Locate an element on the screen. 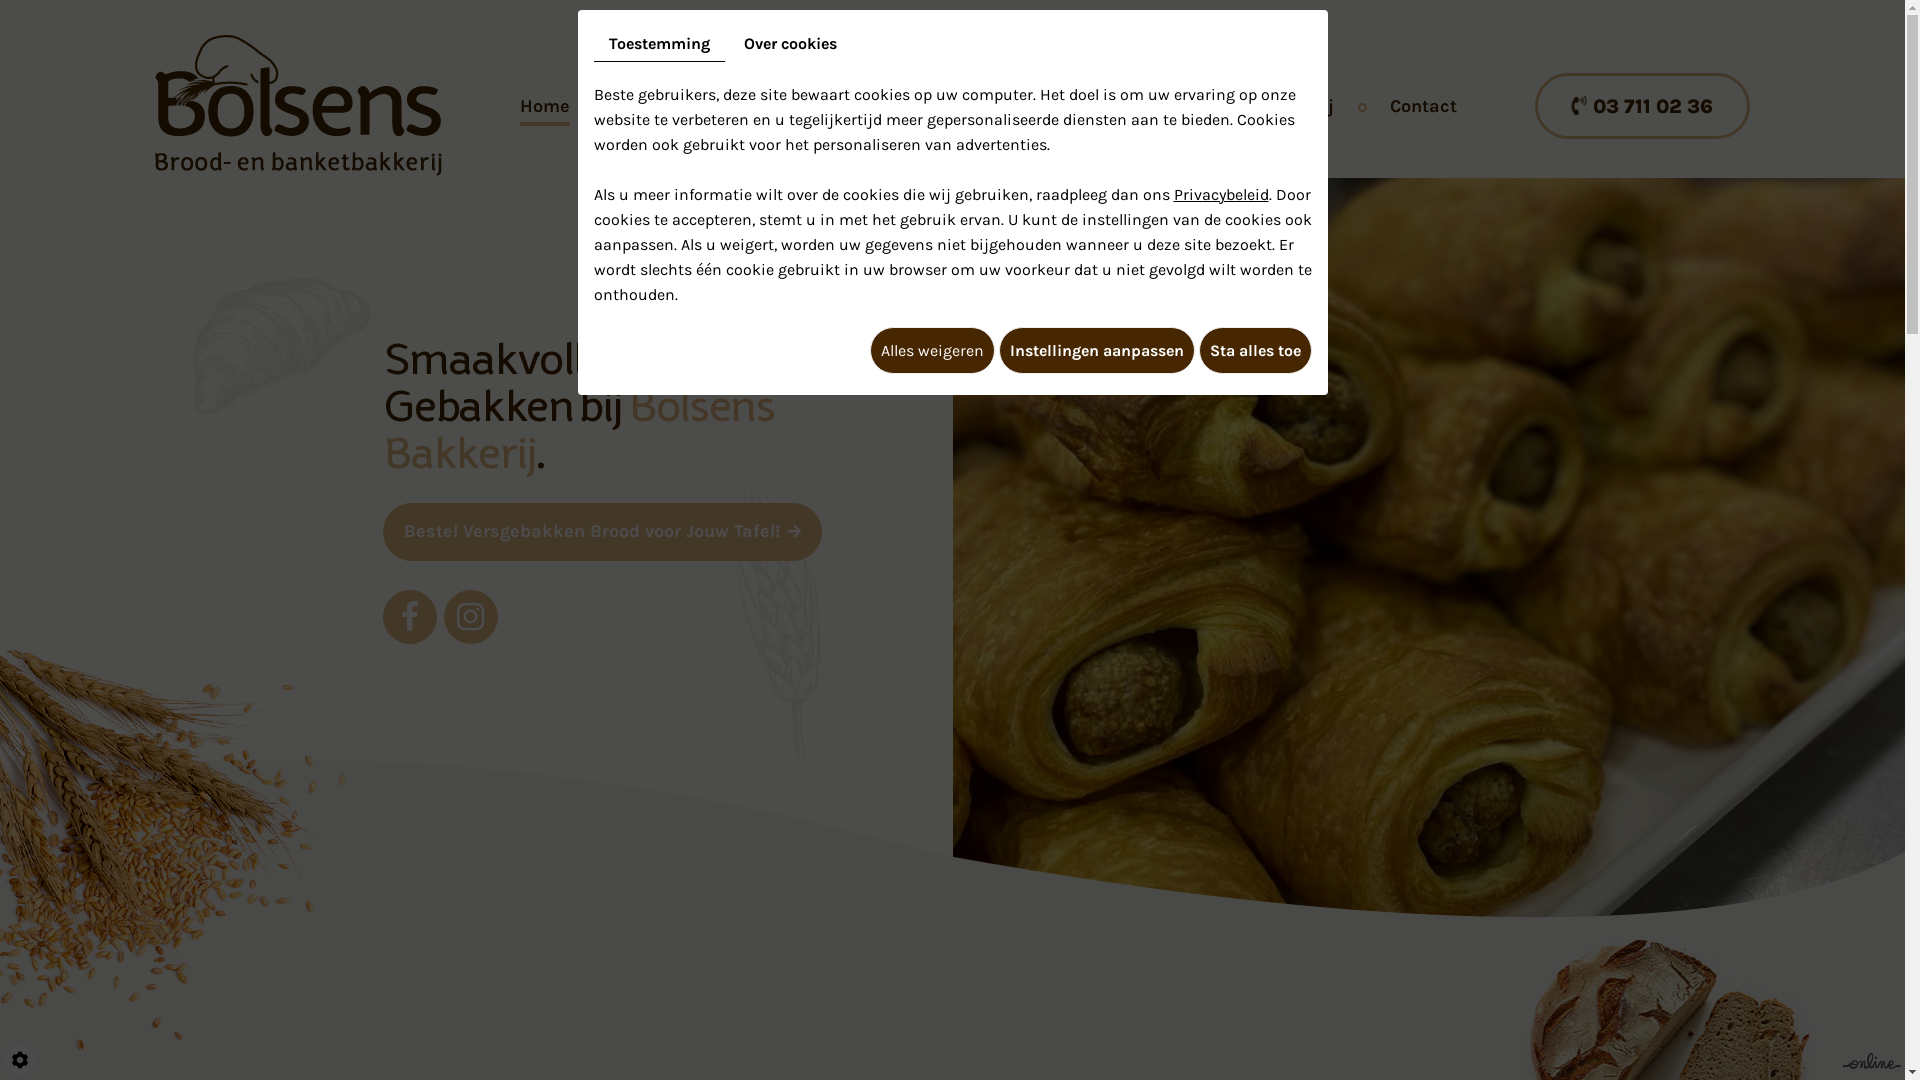 This screenshot has width=1920, height=1080. 'Over cookies' is located at coordinates (727, 43).